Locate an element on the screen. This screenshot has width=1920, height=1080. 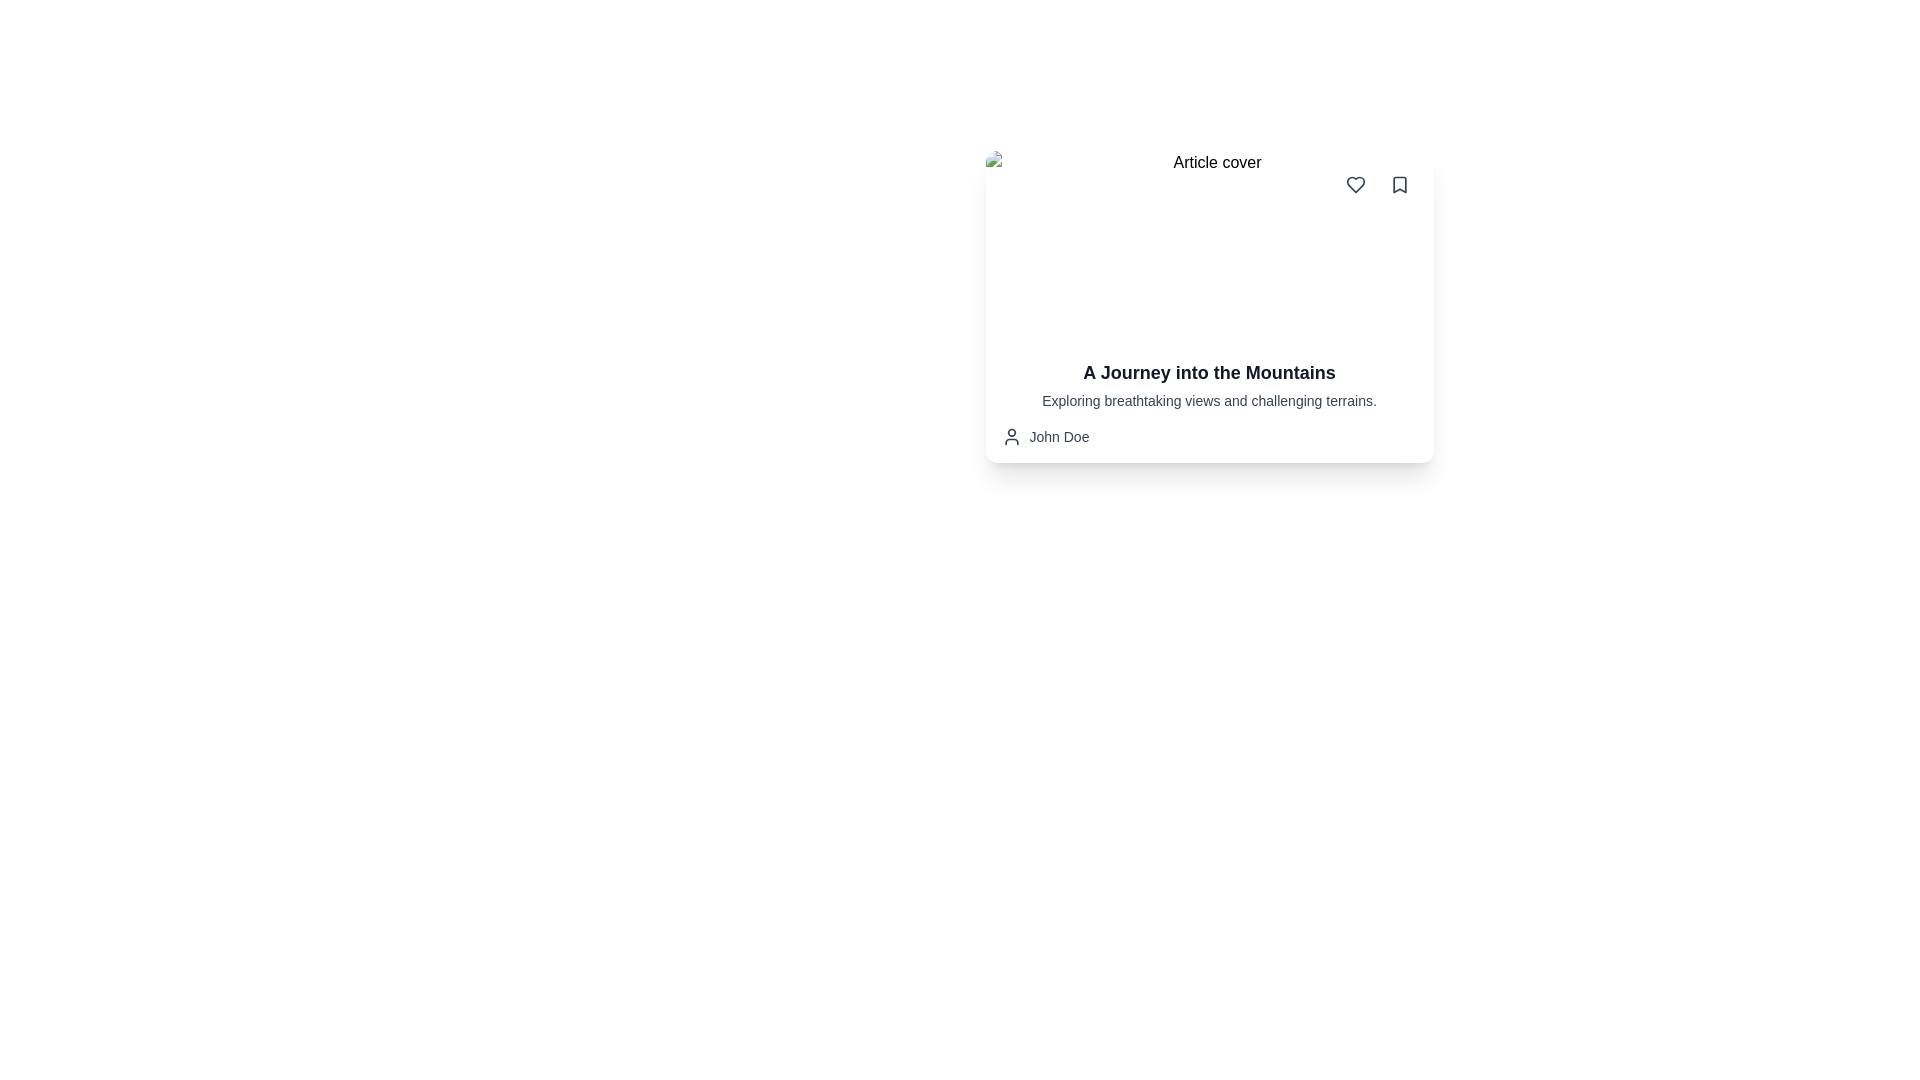
the bookmark button, which is the second circular button from the right in the top-right corner of the card, adjacent to a heart icon button is located at coordinates (1398, 185).